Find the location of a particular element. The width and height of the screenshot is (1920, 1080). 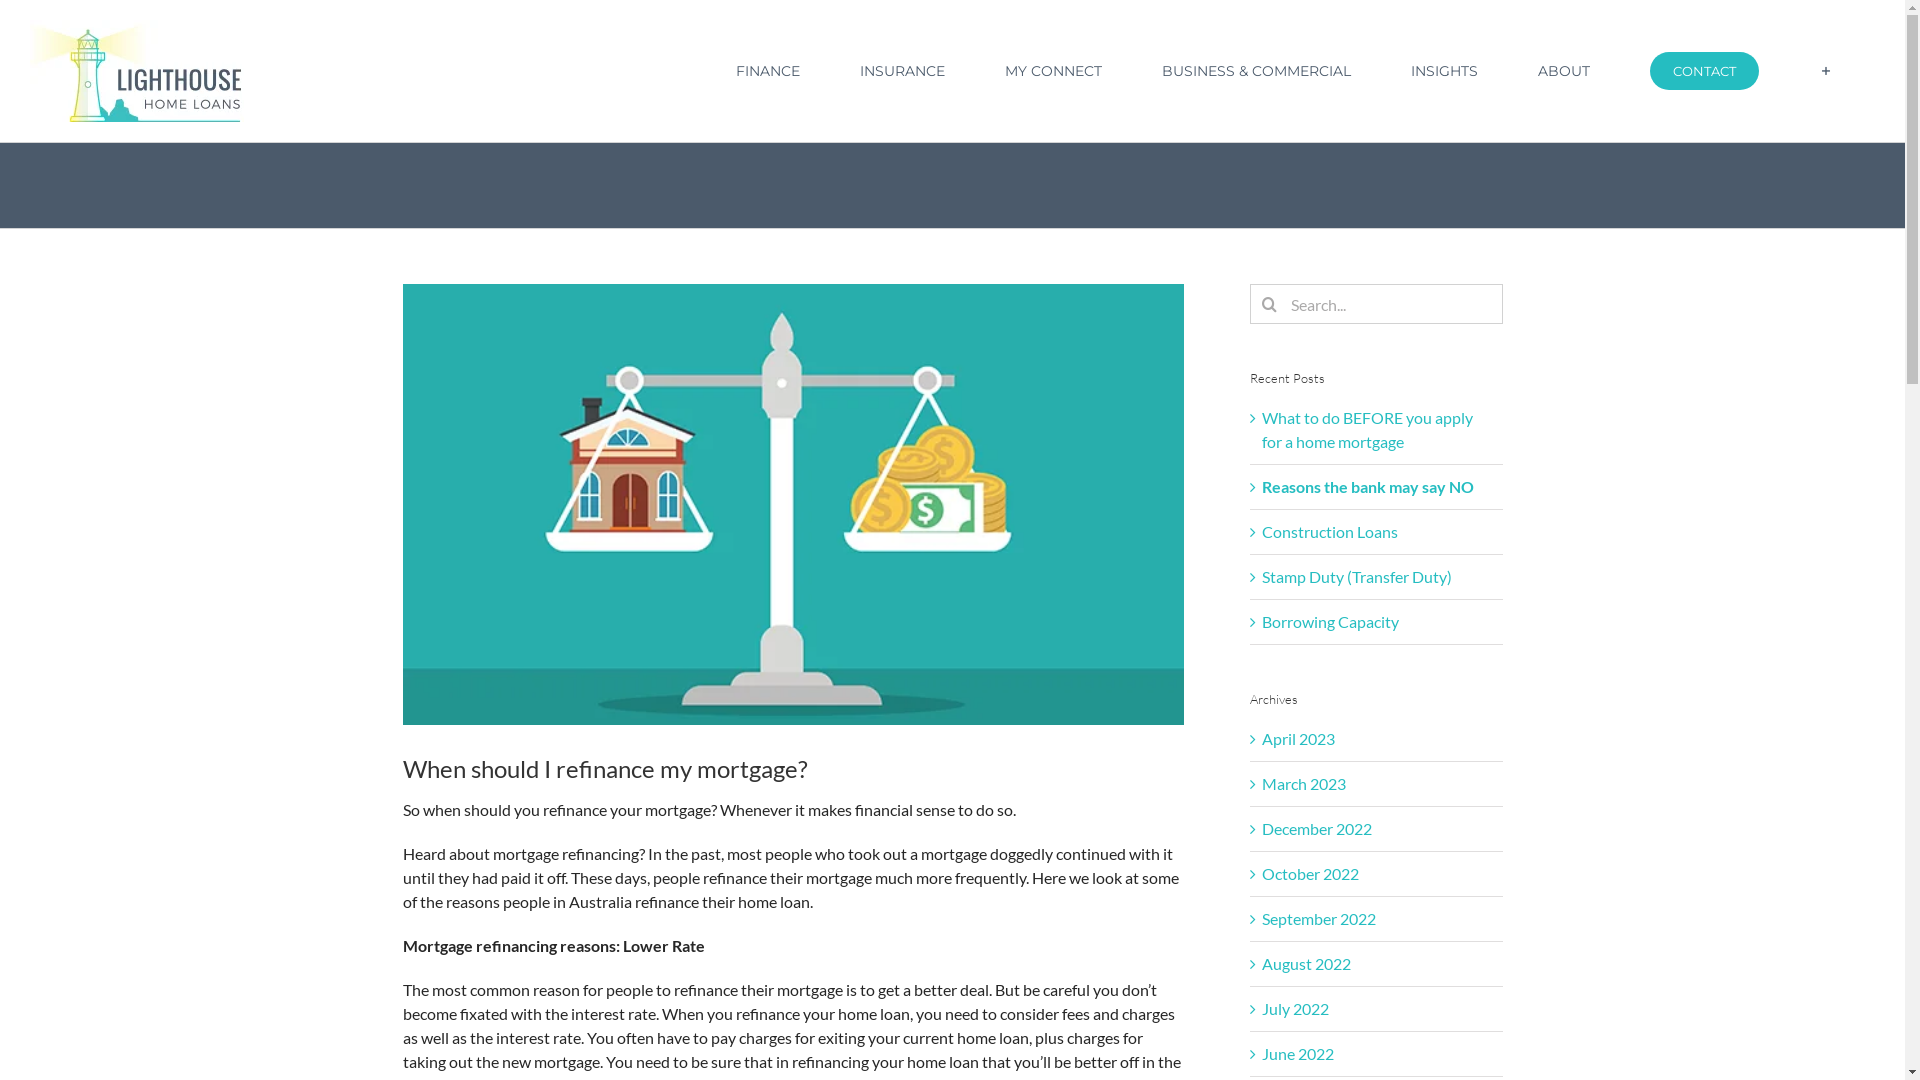

'BUSINESS & COMMERCIAL' is located at coordinates (1255, 69).